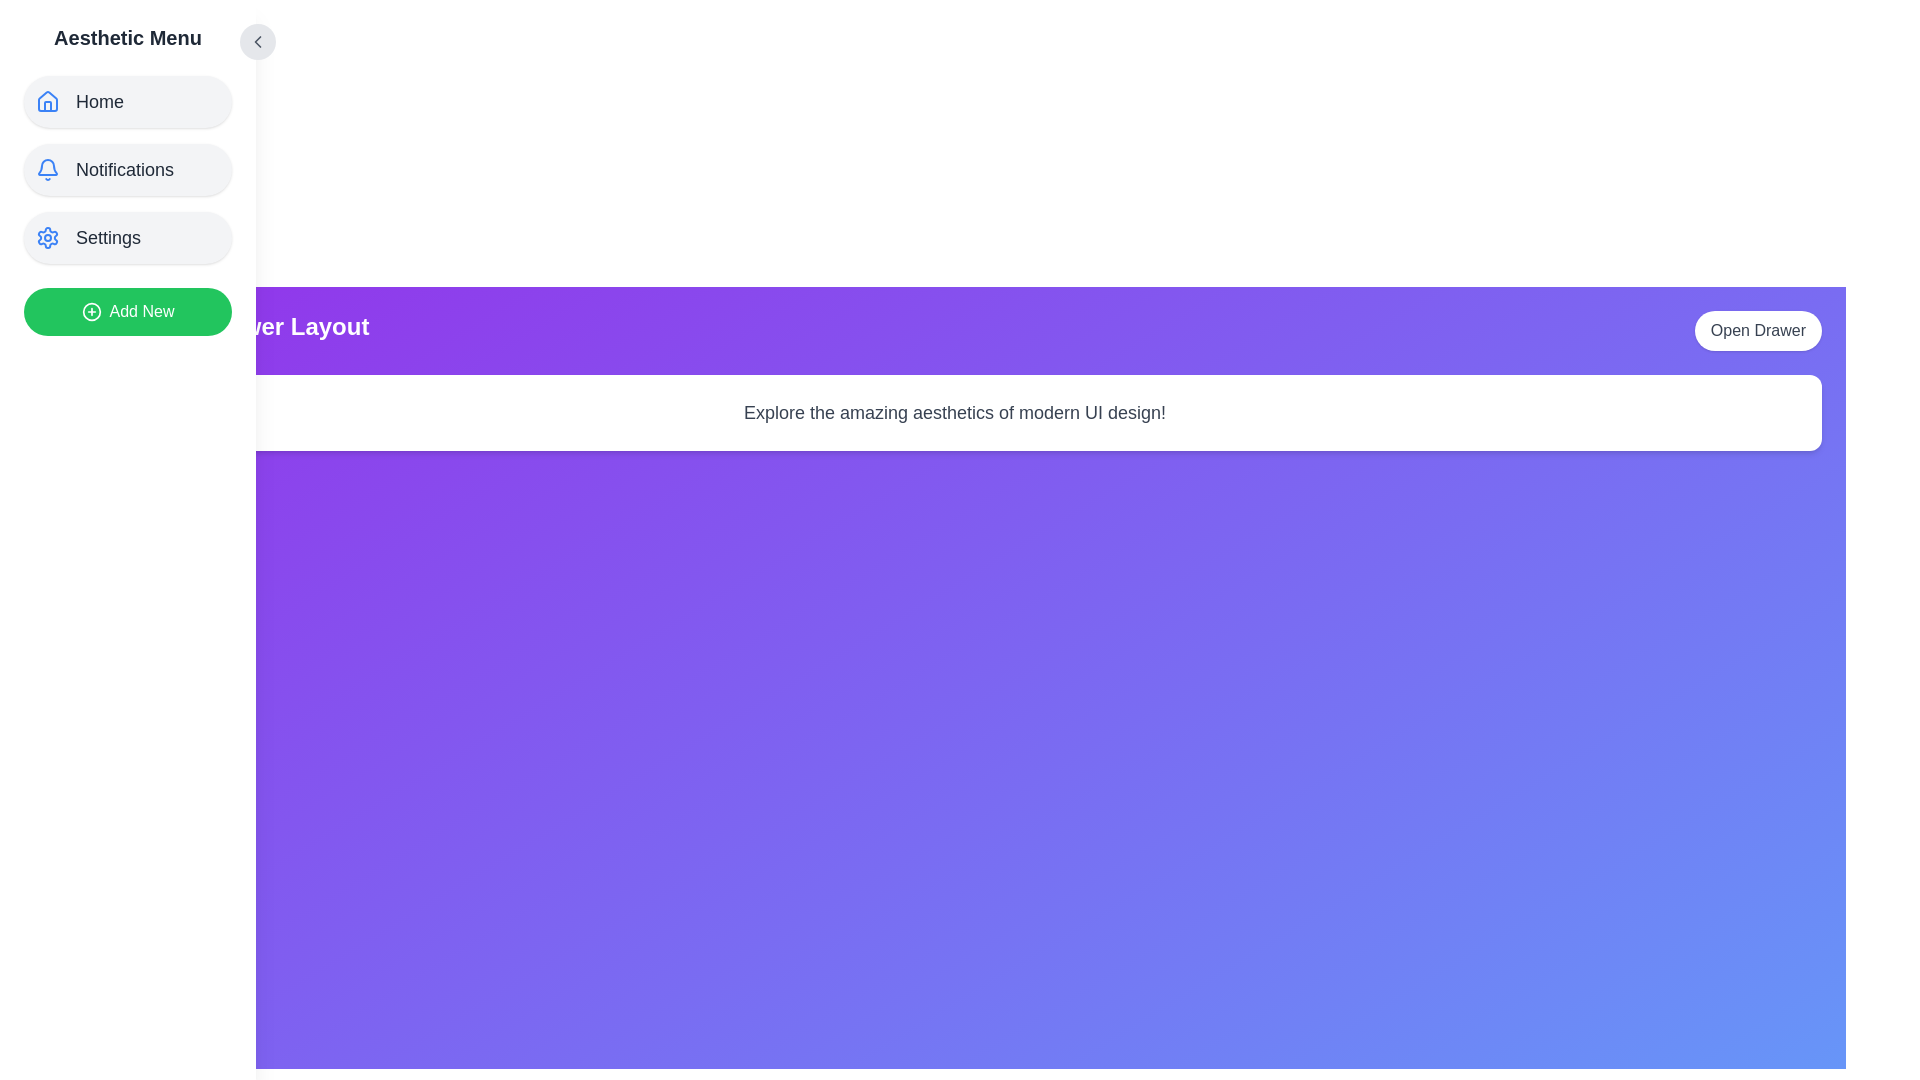 Image resolution: width=1920 pixels, height=1080 pixels. I want to click on the bell icon element with a blue outline, which is located to the left of the 'Notifications' text in the second button of the vertical sidebar menu, so click(48, 168).